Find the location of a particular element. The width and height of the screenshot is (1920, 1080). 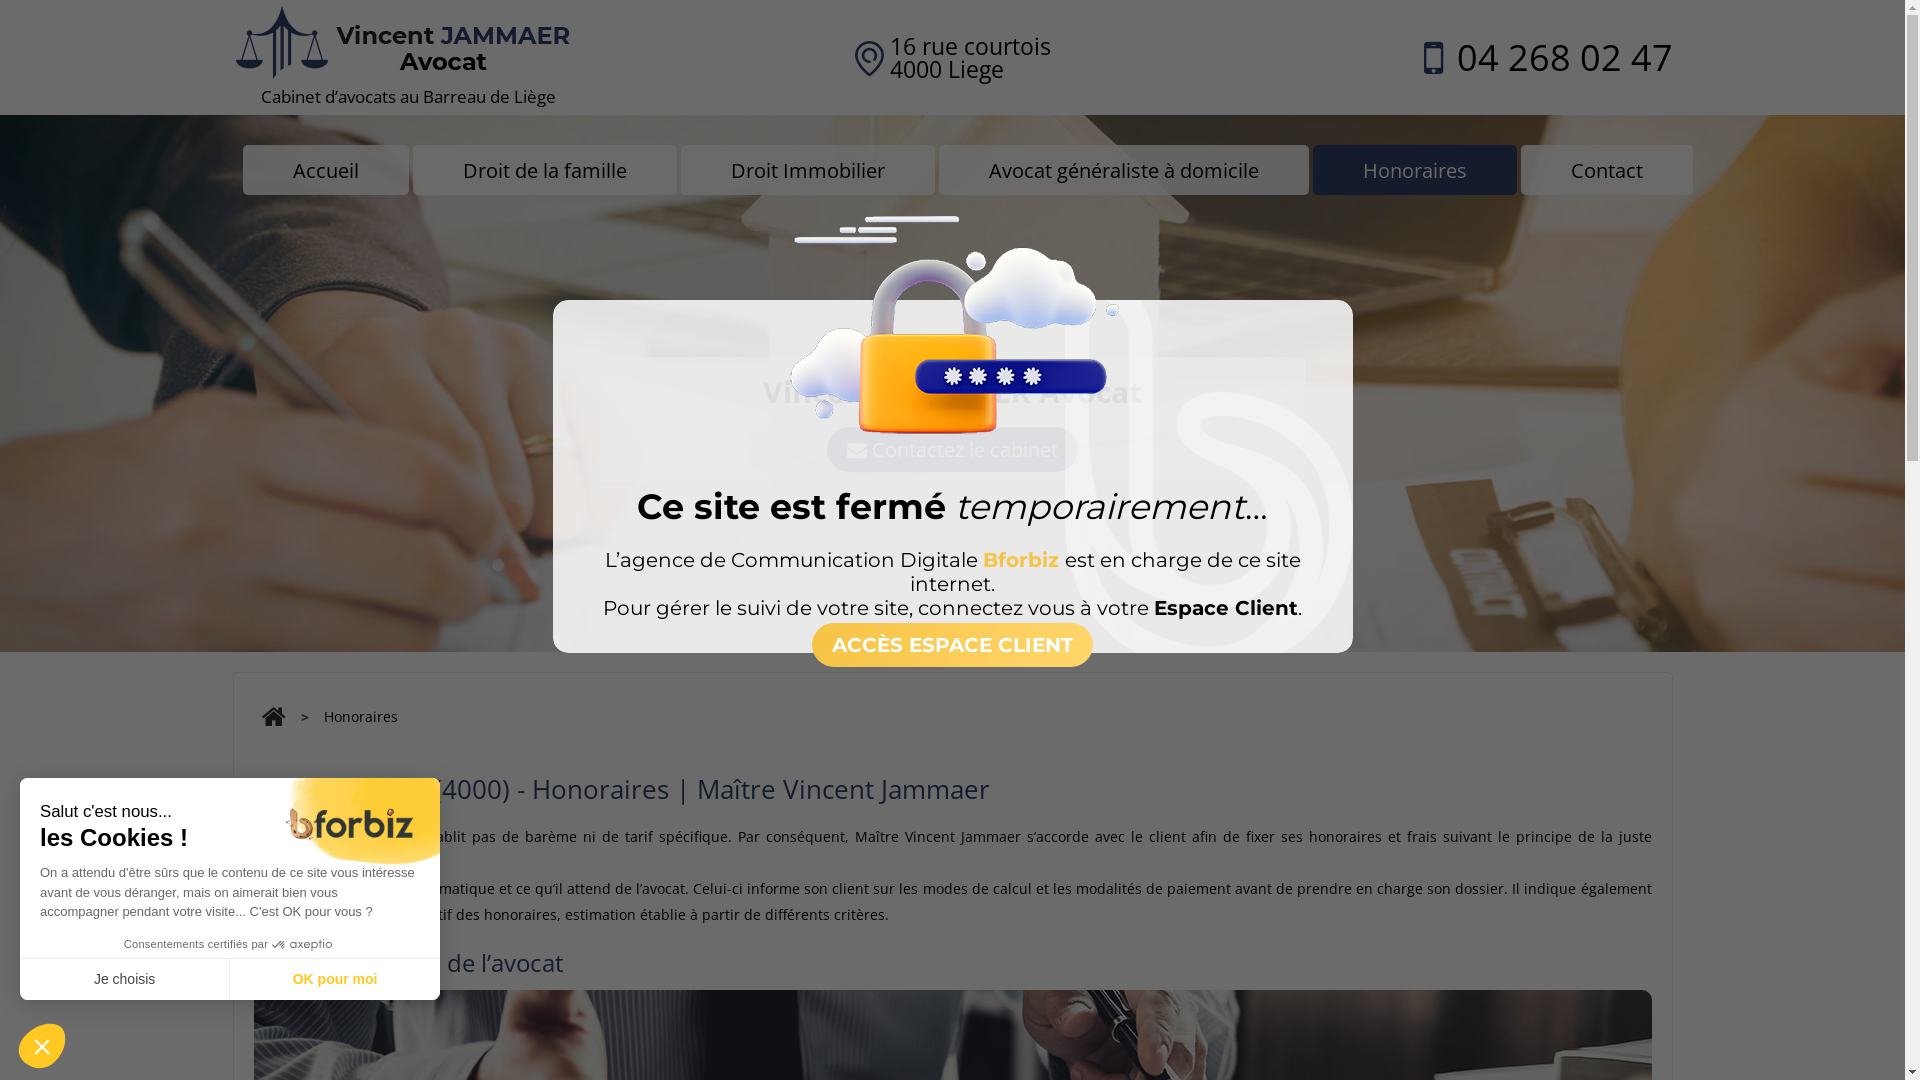

'Accueil' is located at coordinates (325, 168).